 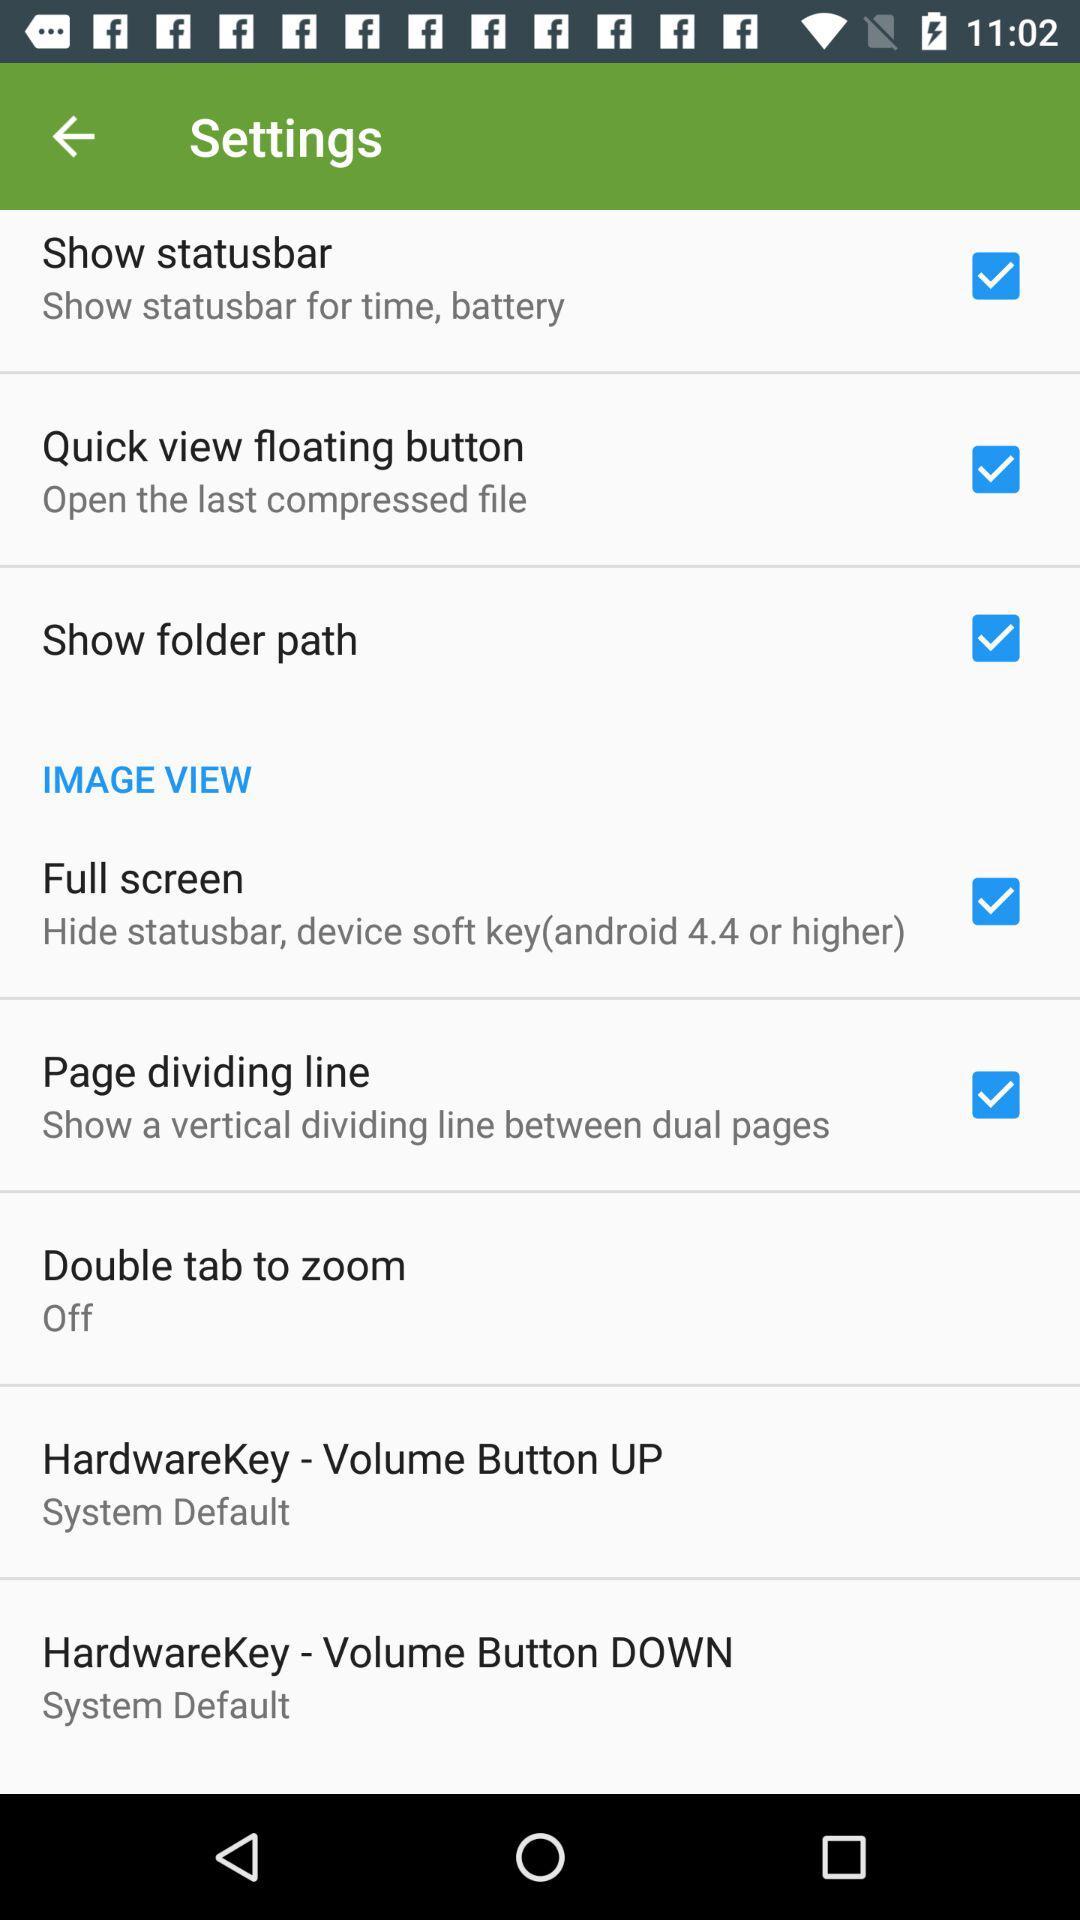 What do you see at coordinates (540, 756) in the screenshot?
I see `item above full screen` at bounding box center [540, 756].